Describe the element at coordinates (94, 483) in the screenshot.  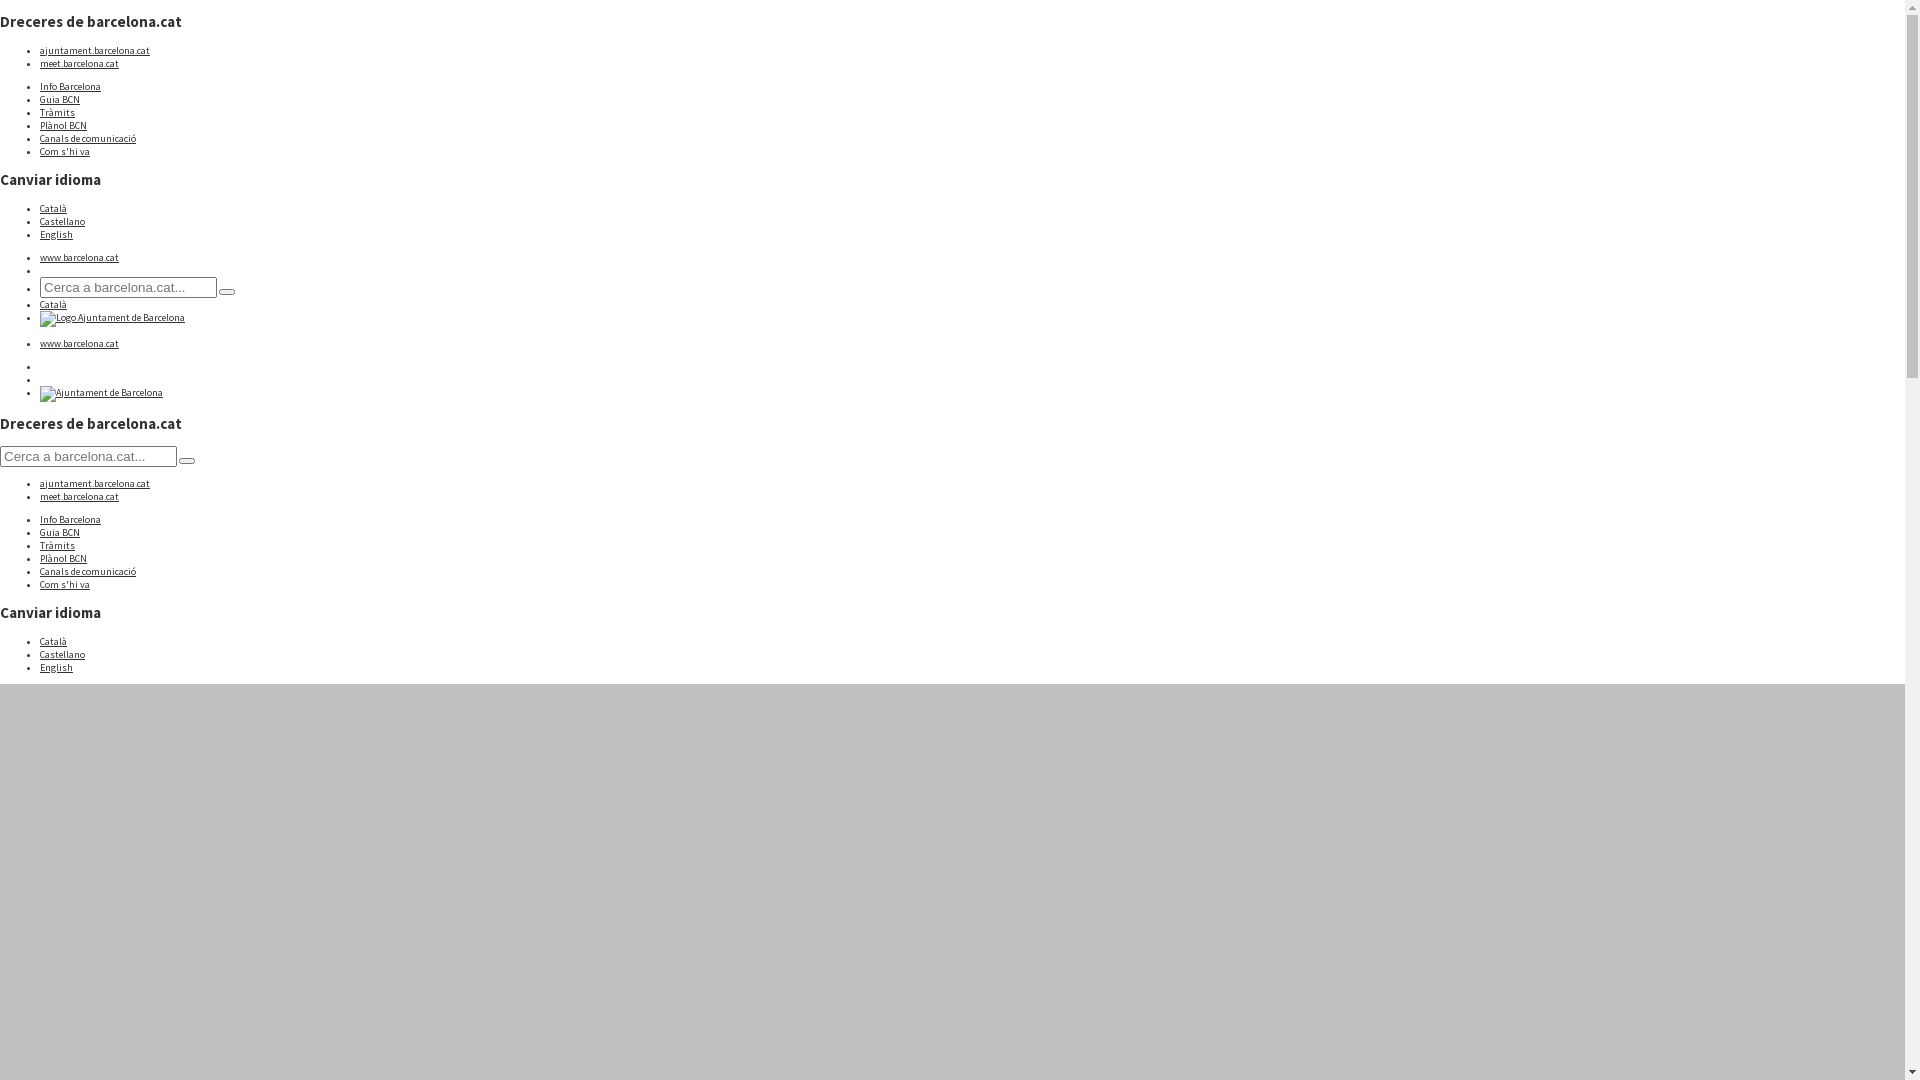
I see `'ajuntament.barcelona.cat'` at that location.